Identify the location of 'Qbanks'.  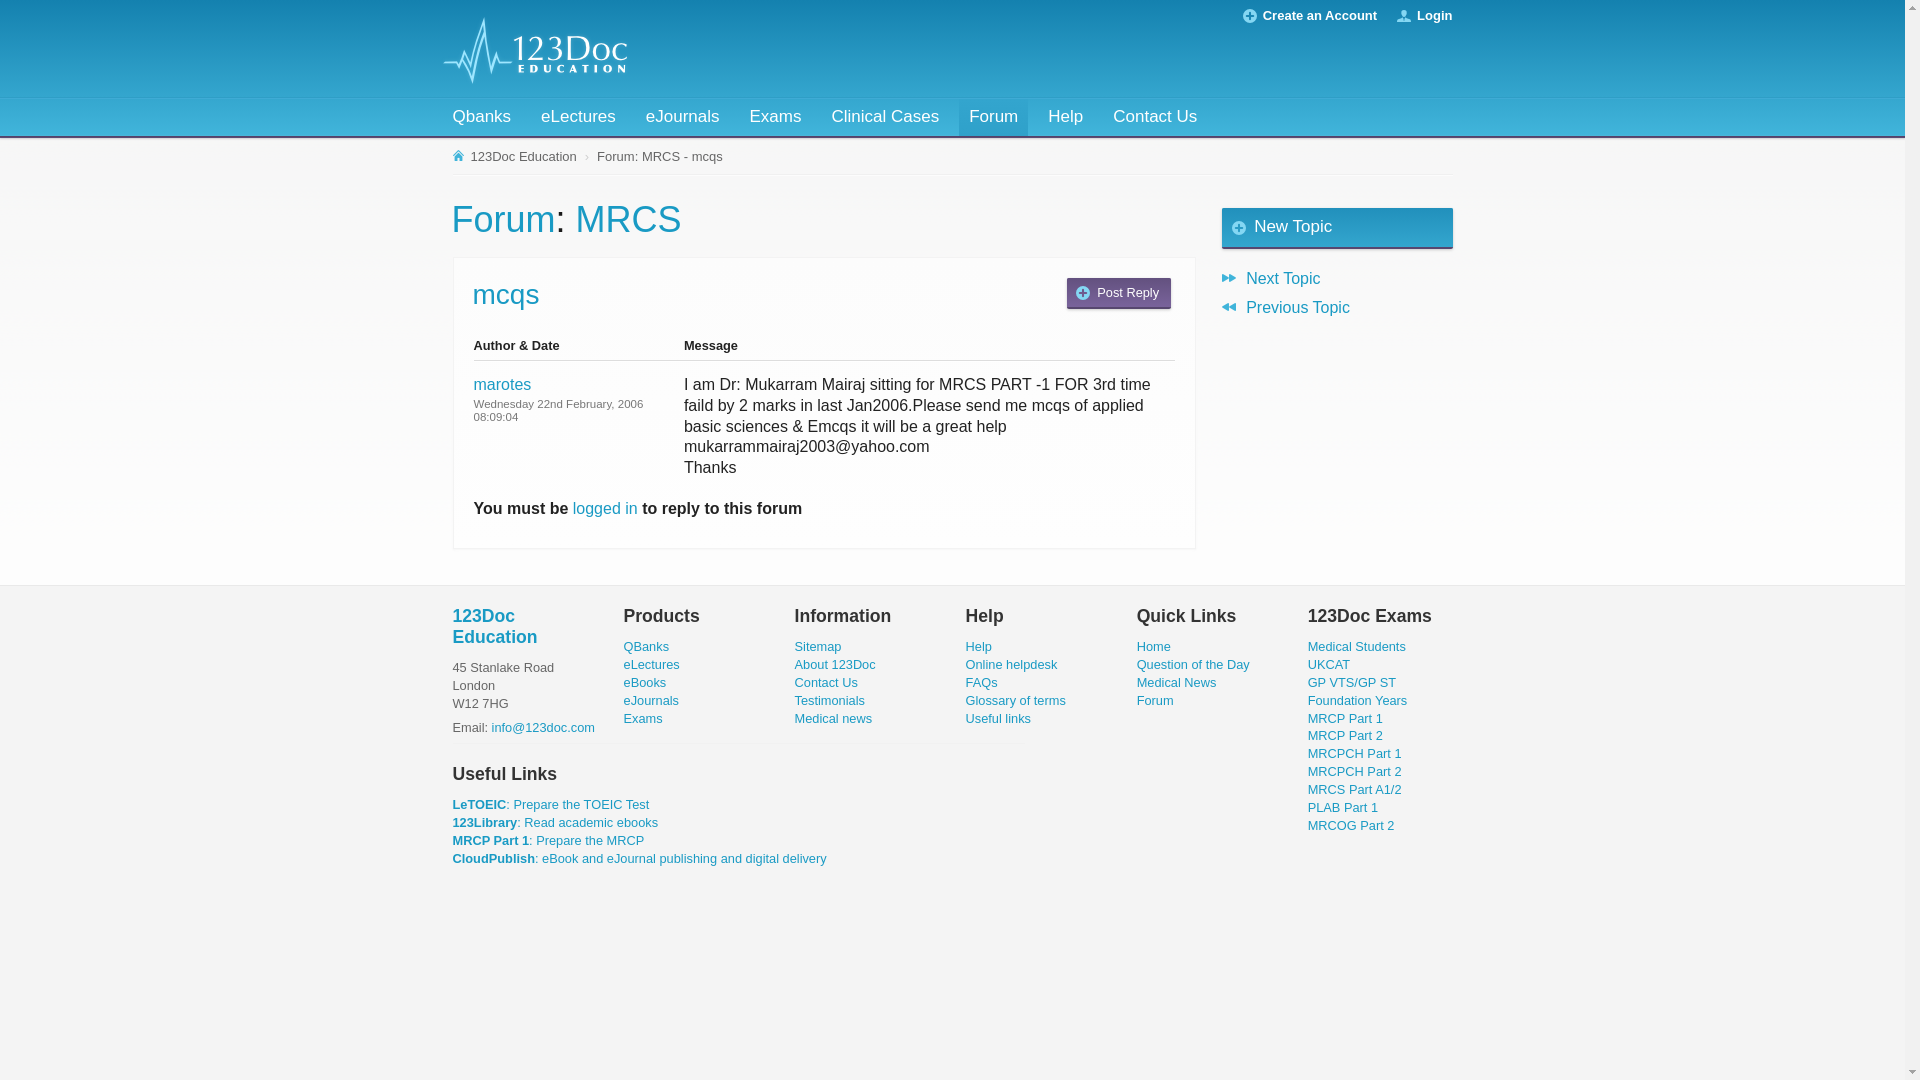
(481, 117).